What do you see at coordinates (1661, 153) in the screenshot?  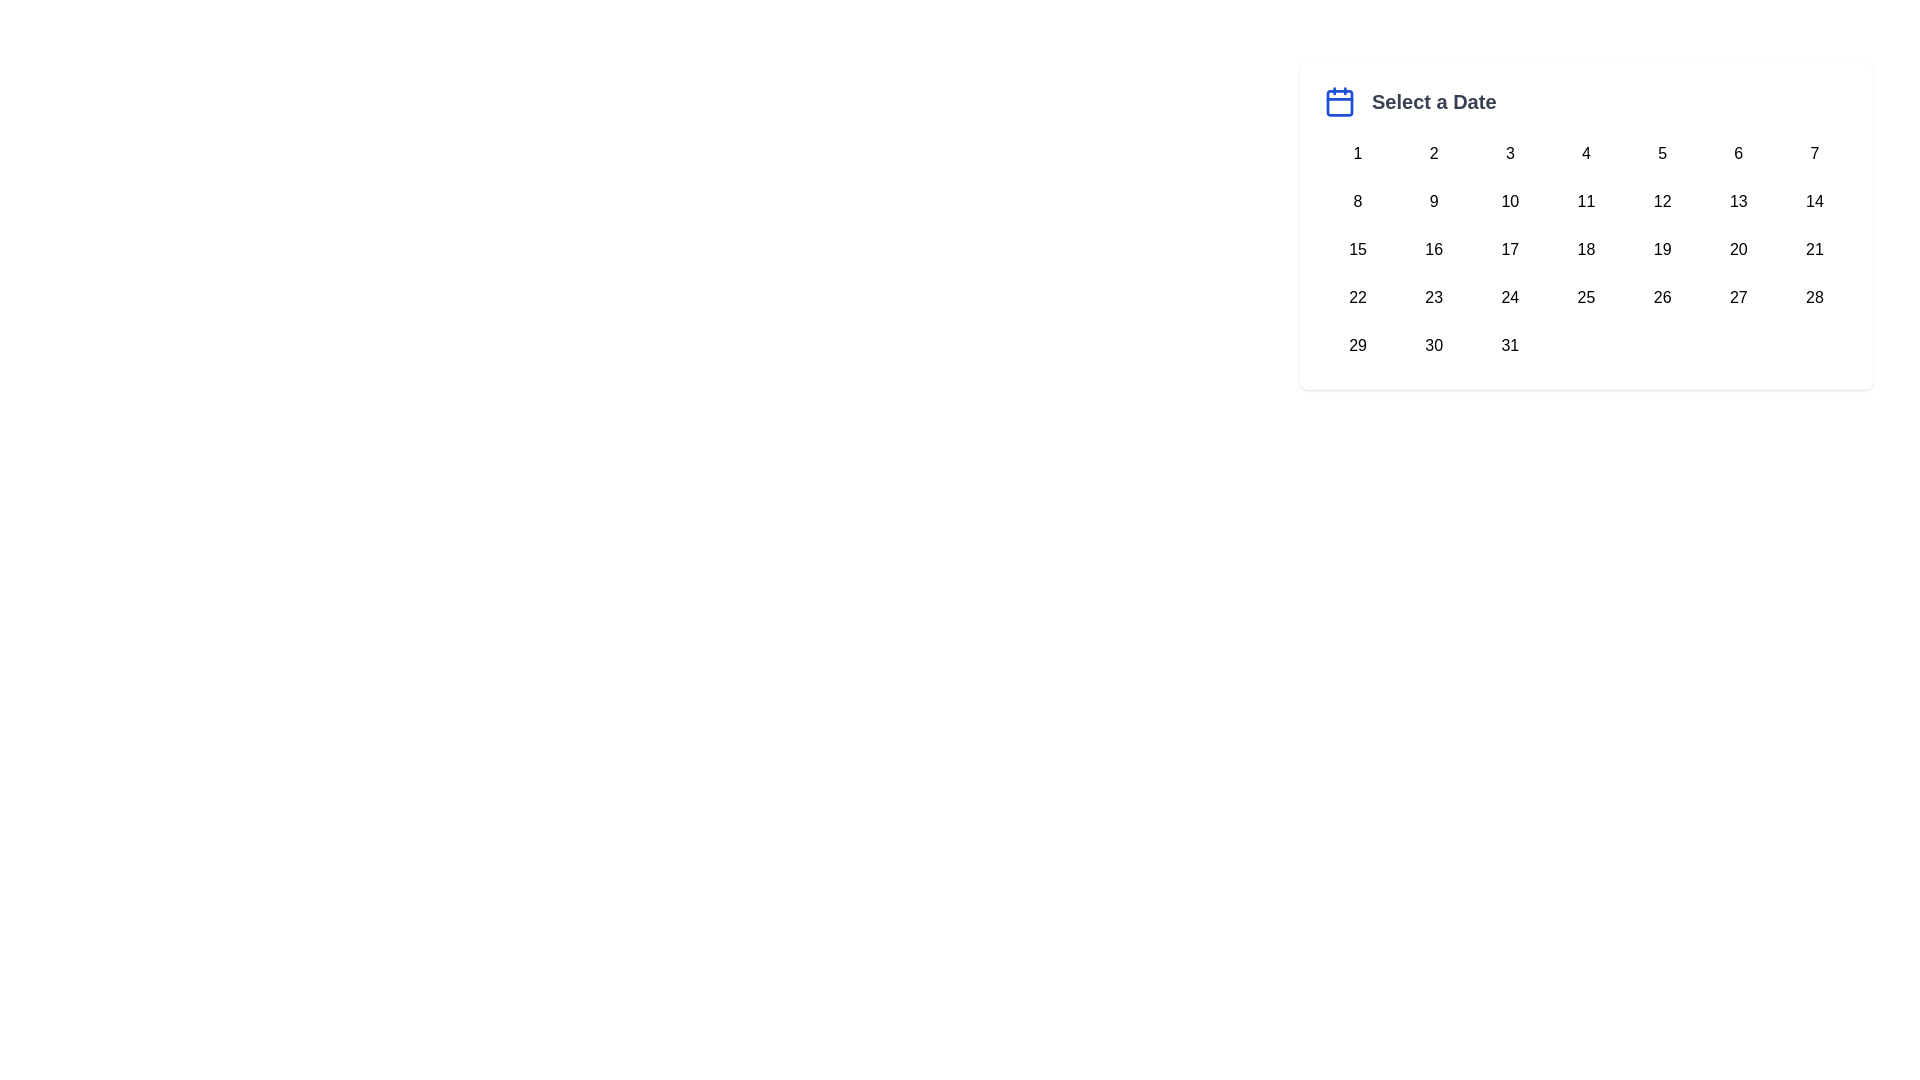 I see `the selectable day button representing the 5th day within the calendar widget` at bounding box center [1661, 153].